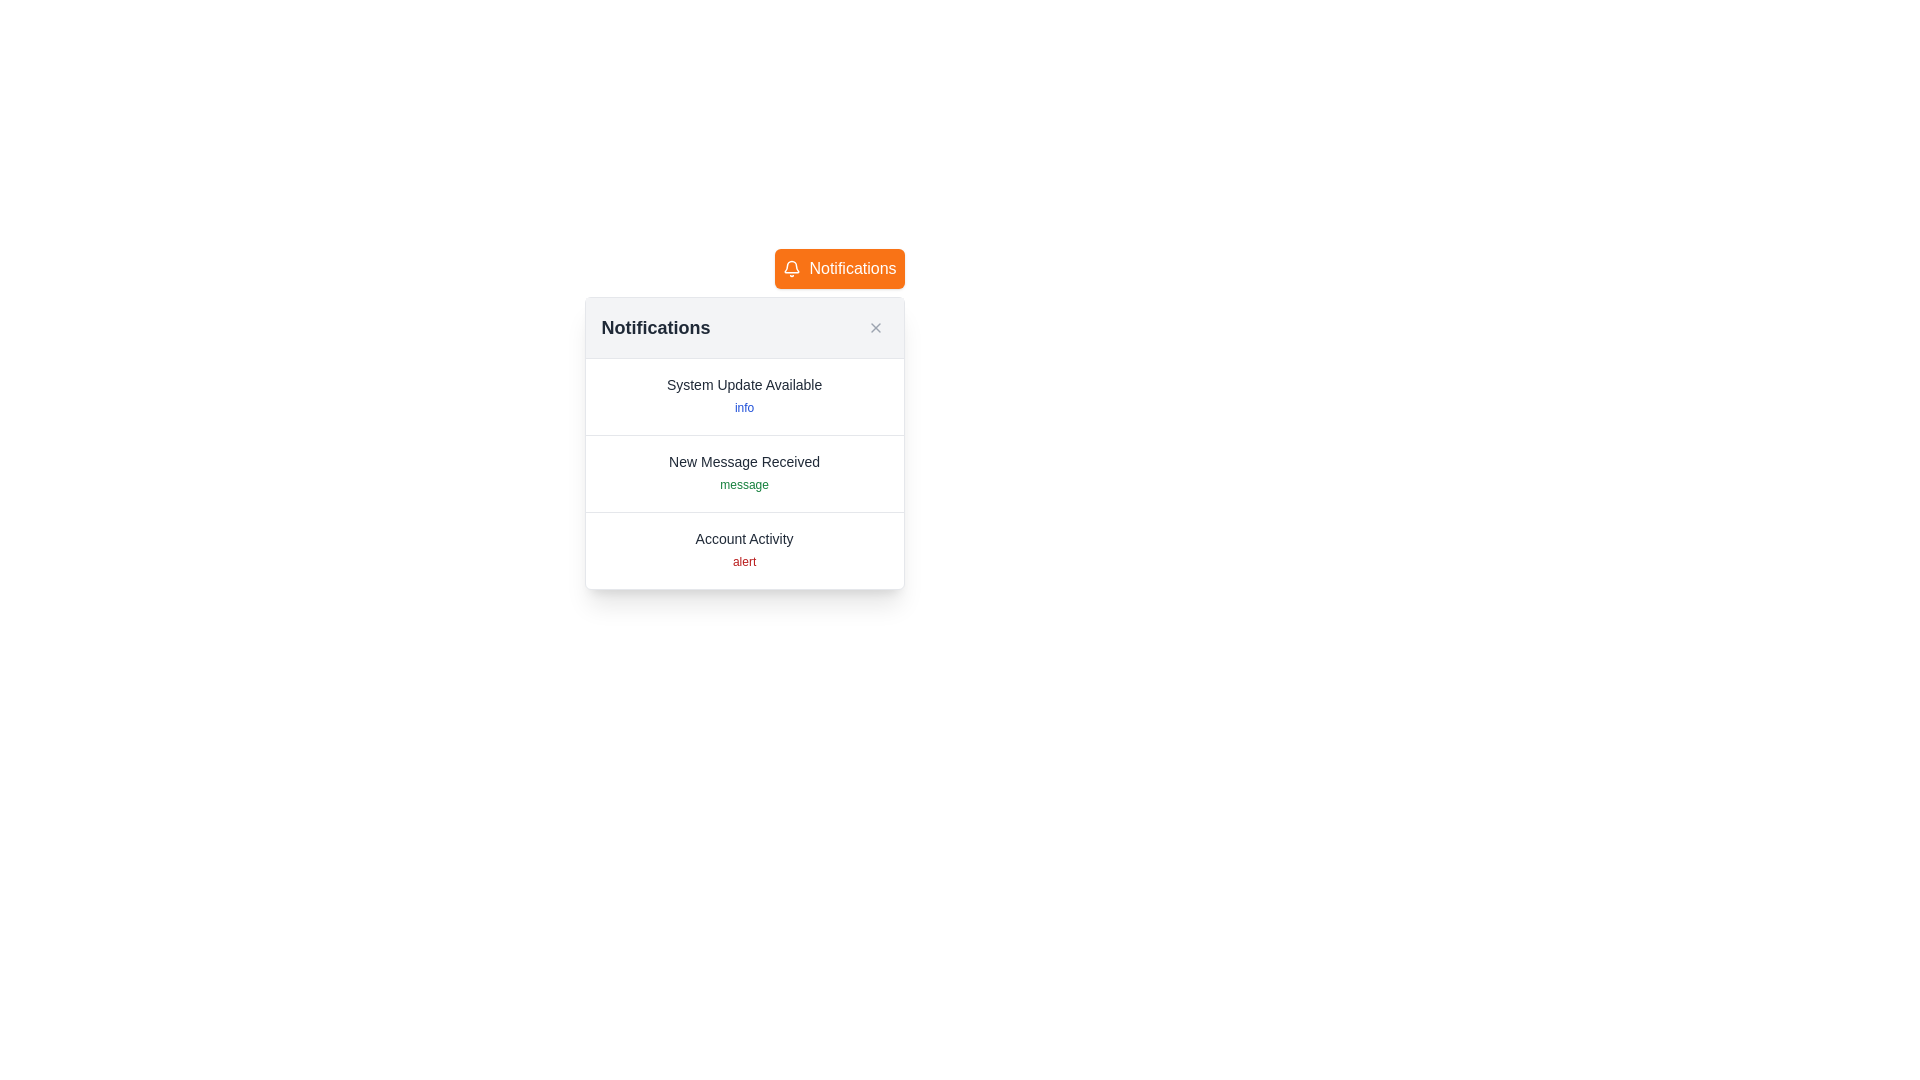  Describe the element at coordinates (743, 385) in the screenshot. I see `the static text label that displays the title of the system update notification, located at the upper section of the first notification card` at that location.